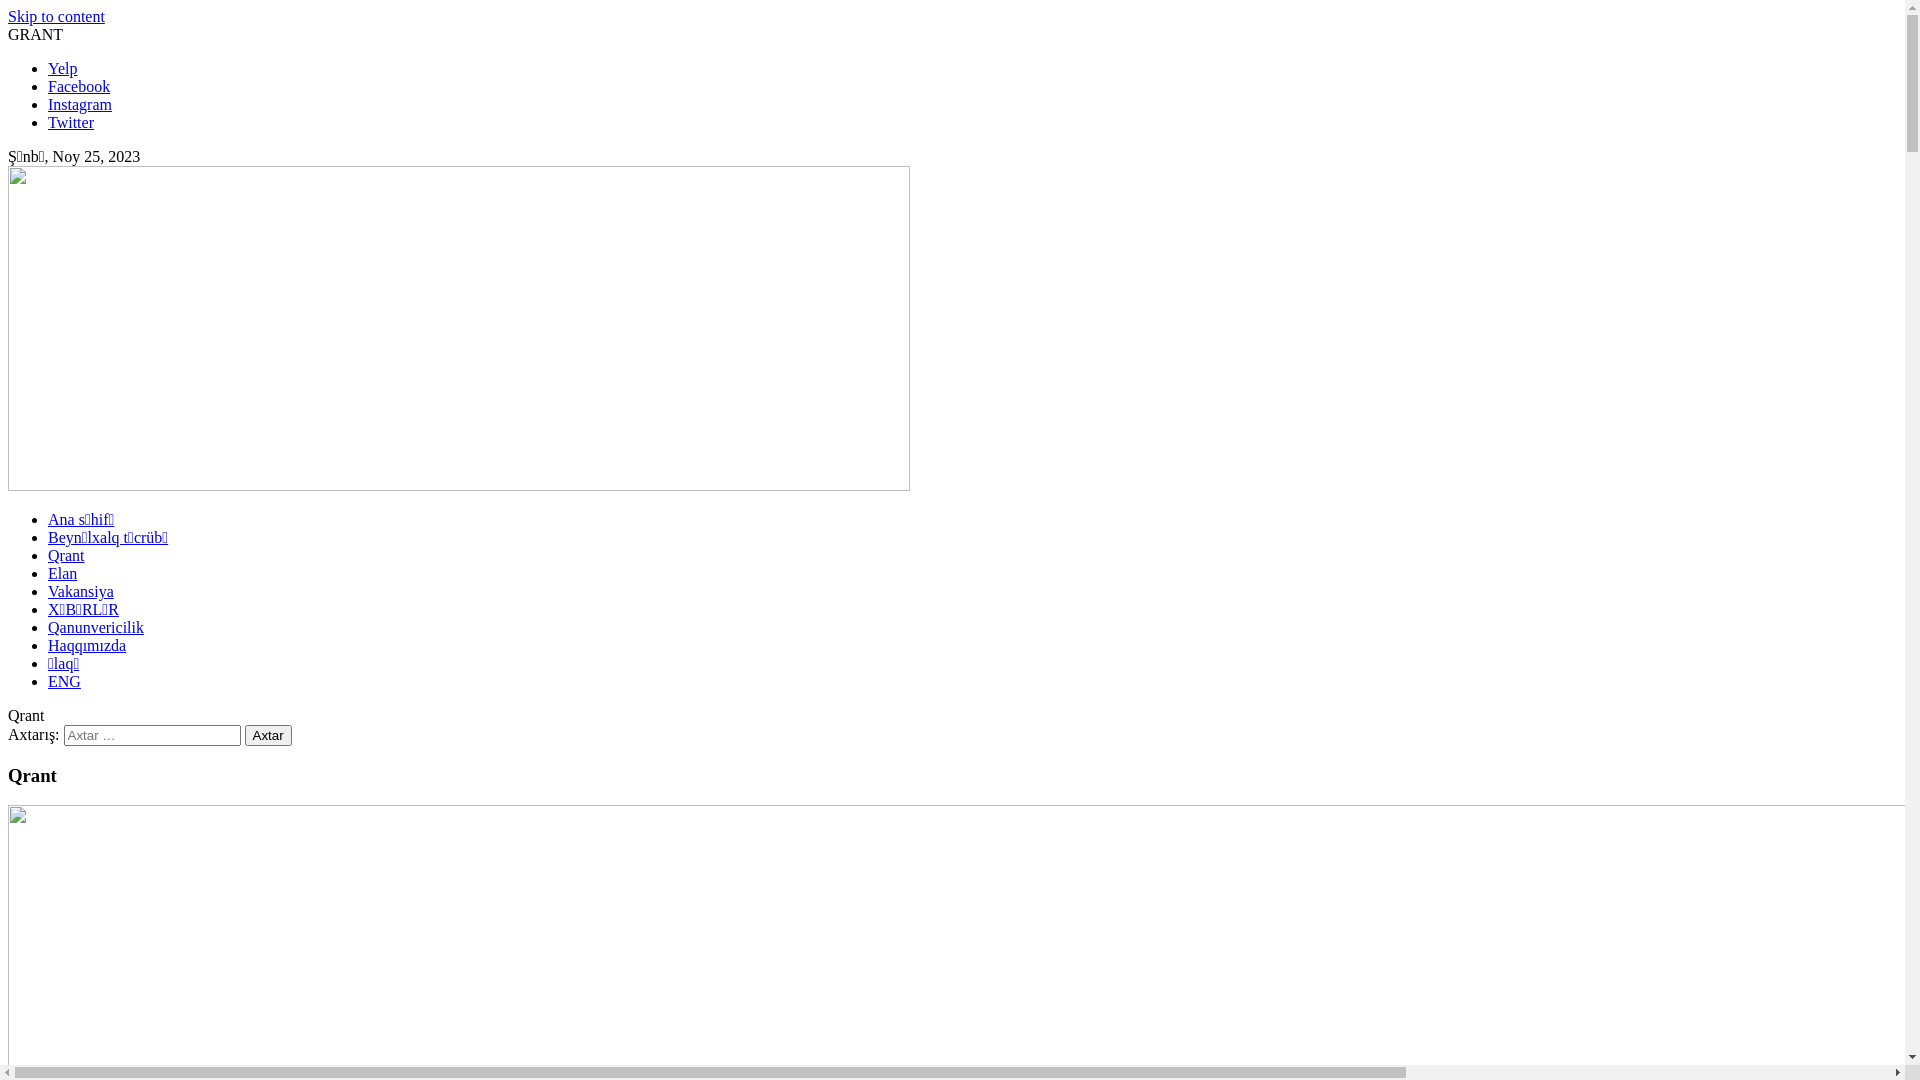  I want to click on 'Instagram', so click(48, 104).